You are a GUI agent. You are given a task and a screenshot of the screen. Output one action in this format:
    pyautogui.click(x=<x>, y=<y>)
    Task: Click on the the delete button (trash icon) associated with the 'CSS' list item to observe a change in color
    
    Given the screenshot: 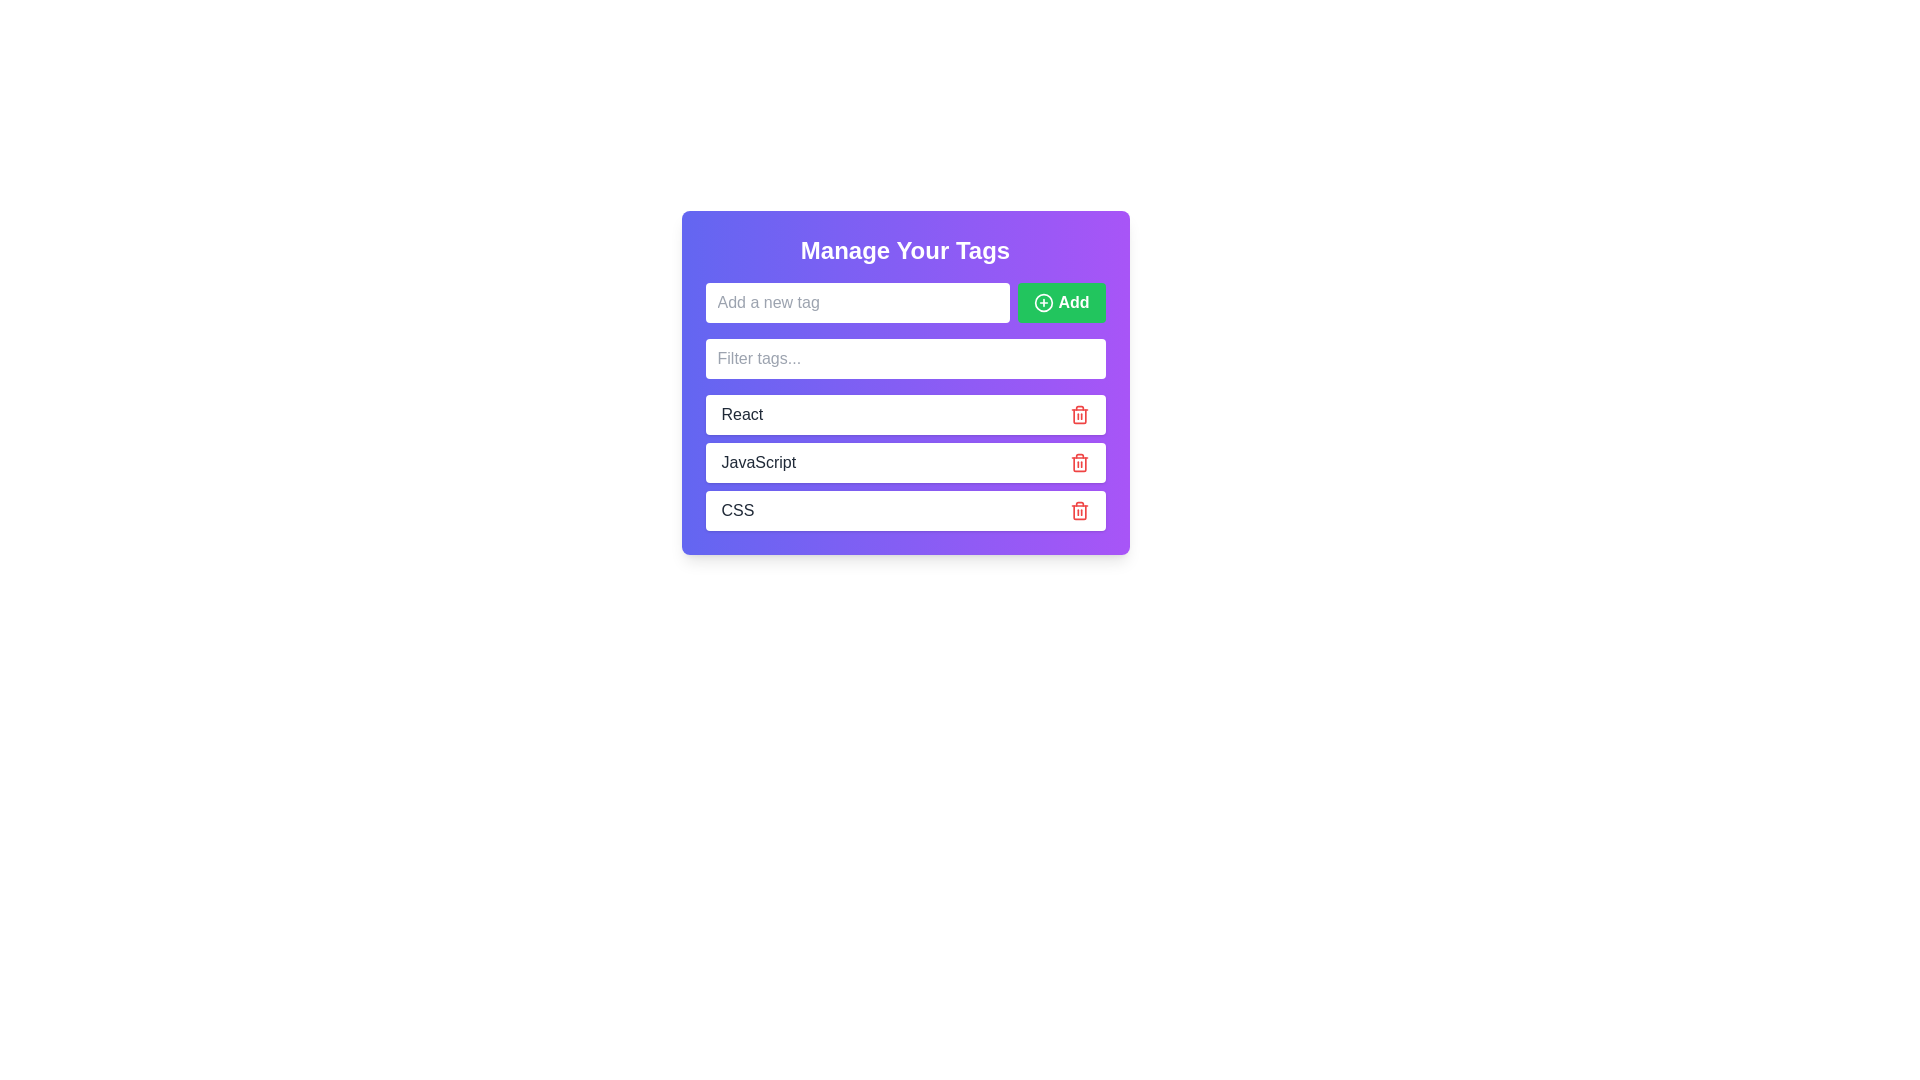 What is the action you would take?
    pyautogui.click(x=1078, y=509)
    